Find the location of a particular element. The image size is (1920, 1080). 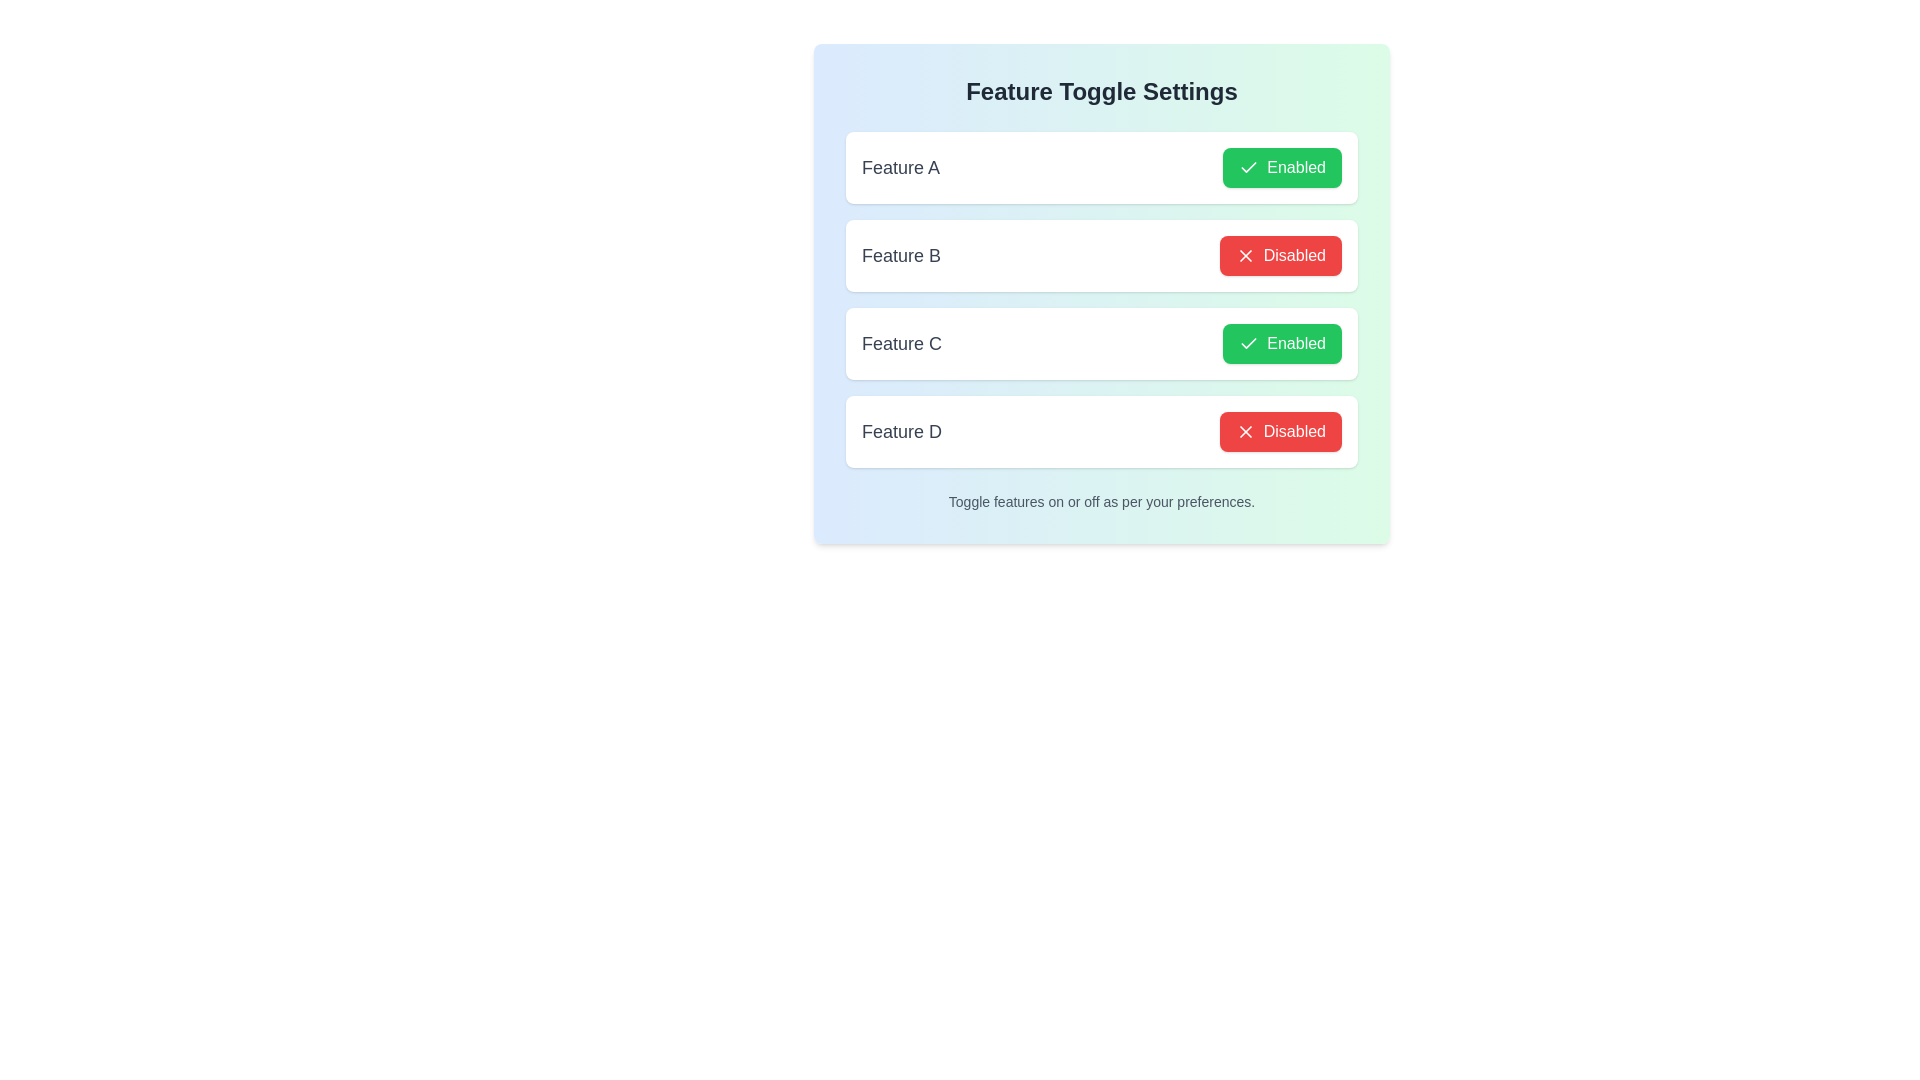

the text label displaying 'Feature C', which is a medium-sized gray title, capitalized and grouped with a green 'Enabled' button and checkmark icon is located at coordinates (901, 342).